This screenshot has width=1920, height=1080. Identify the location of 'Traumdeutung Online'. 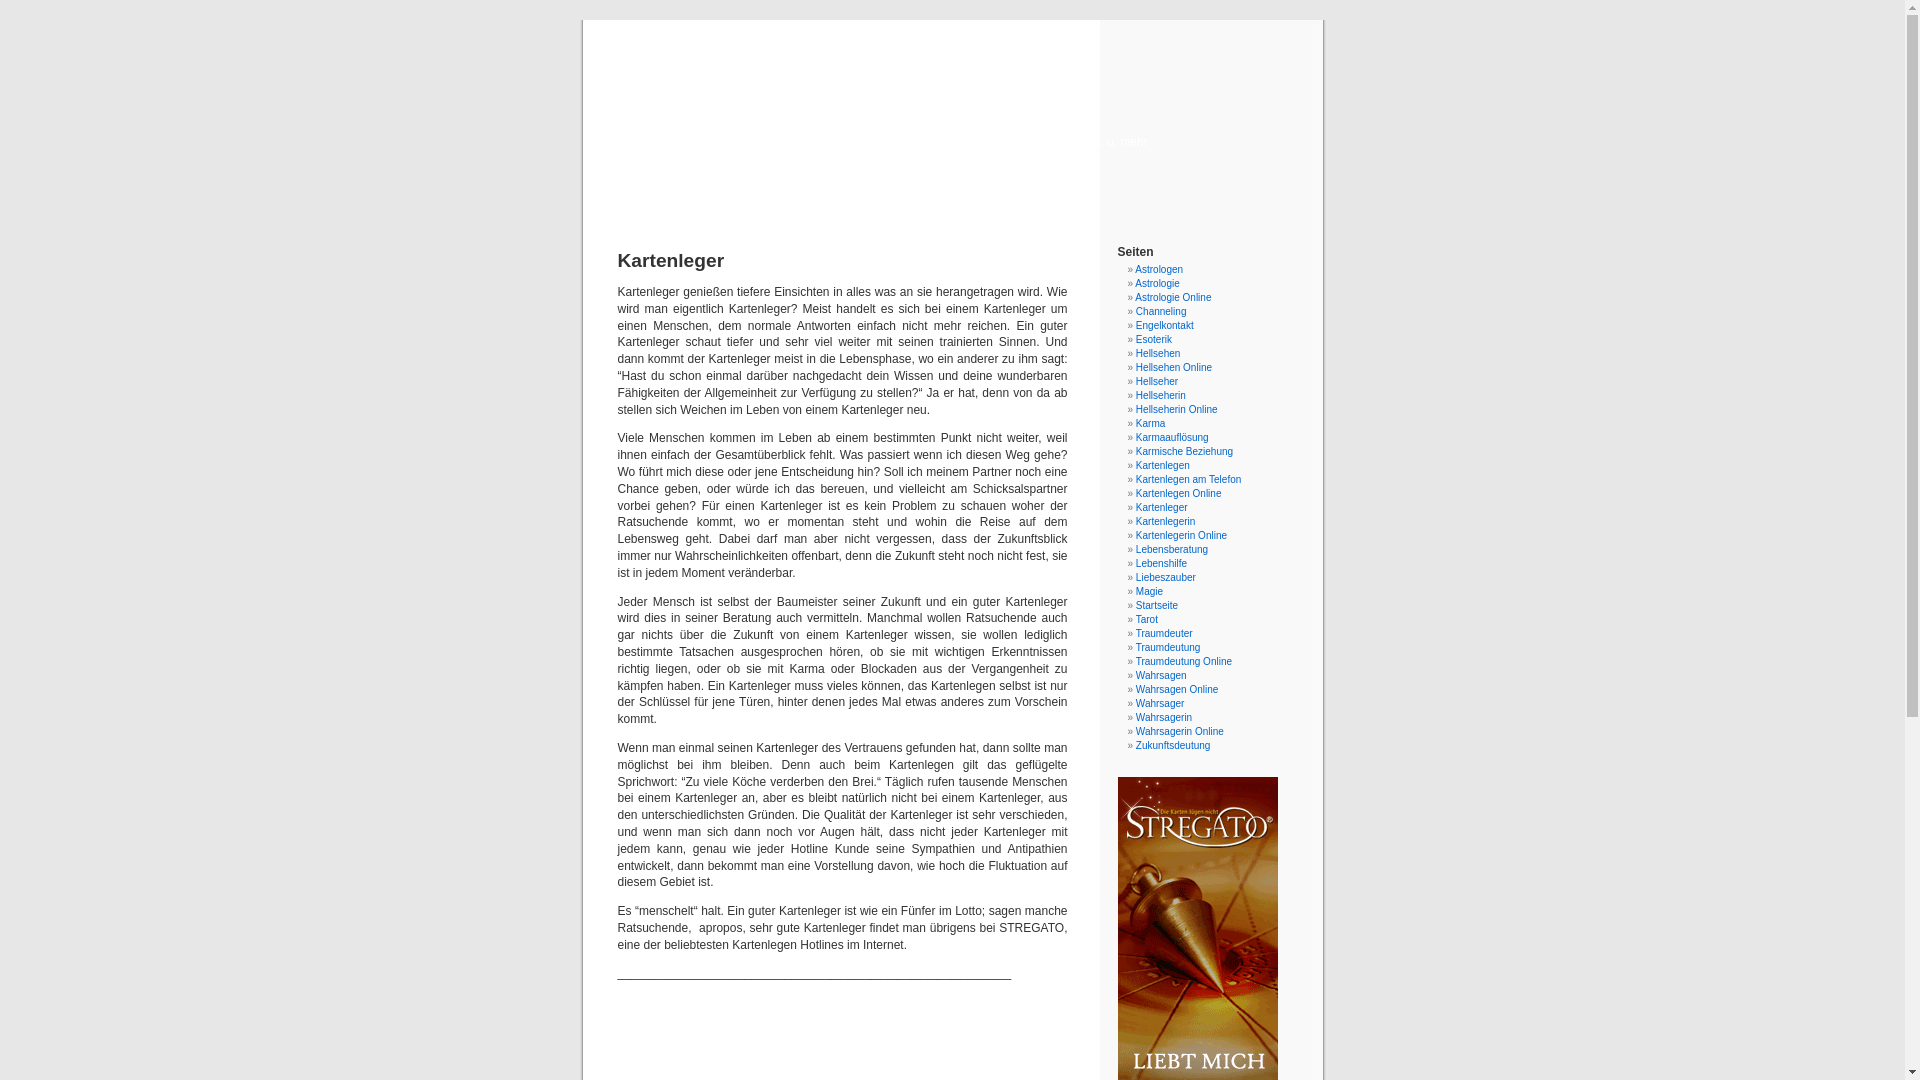
(1184, 661).